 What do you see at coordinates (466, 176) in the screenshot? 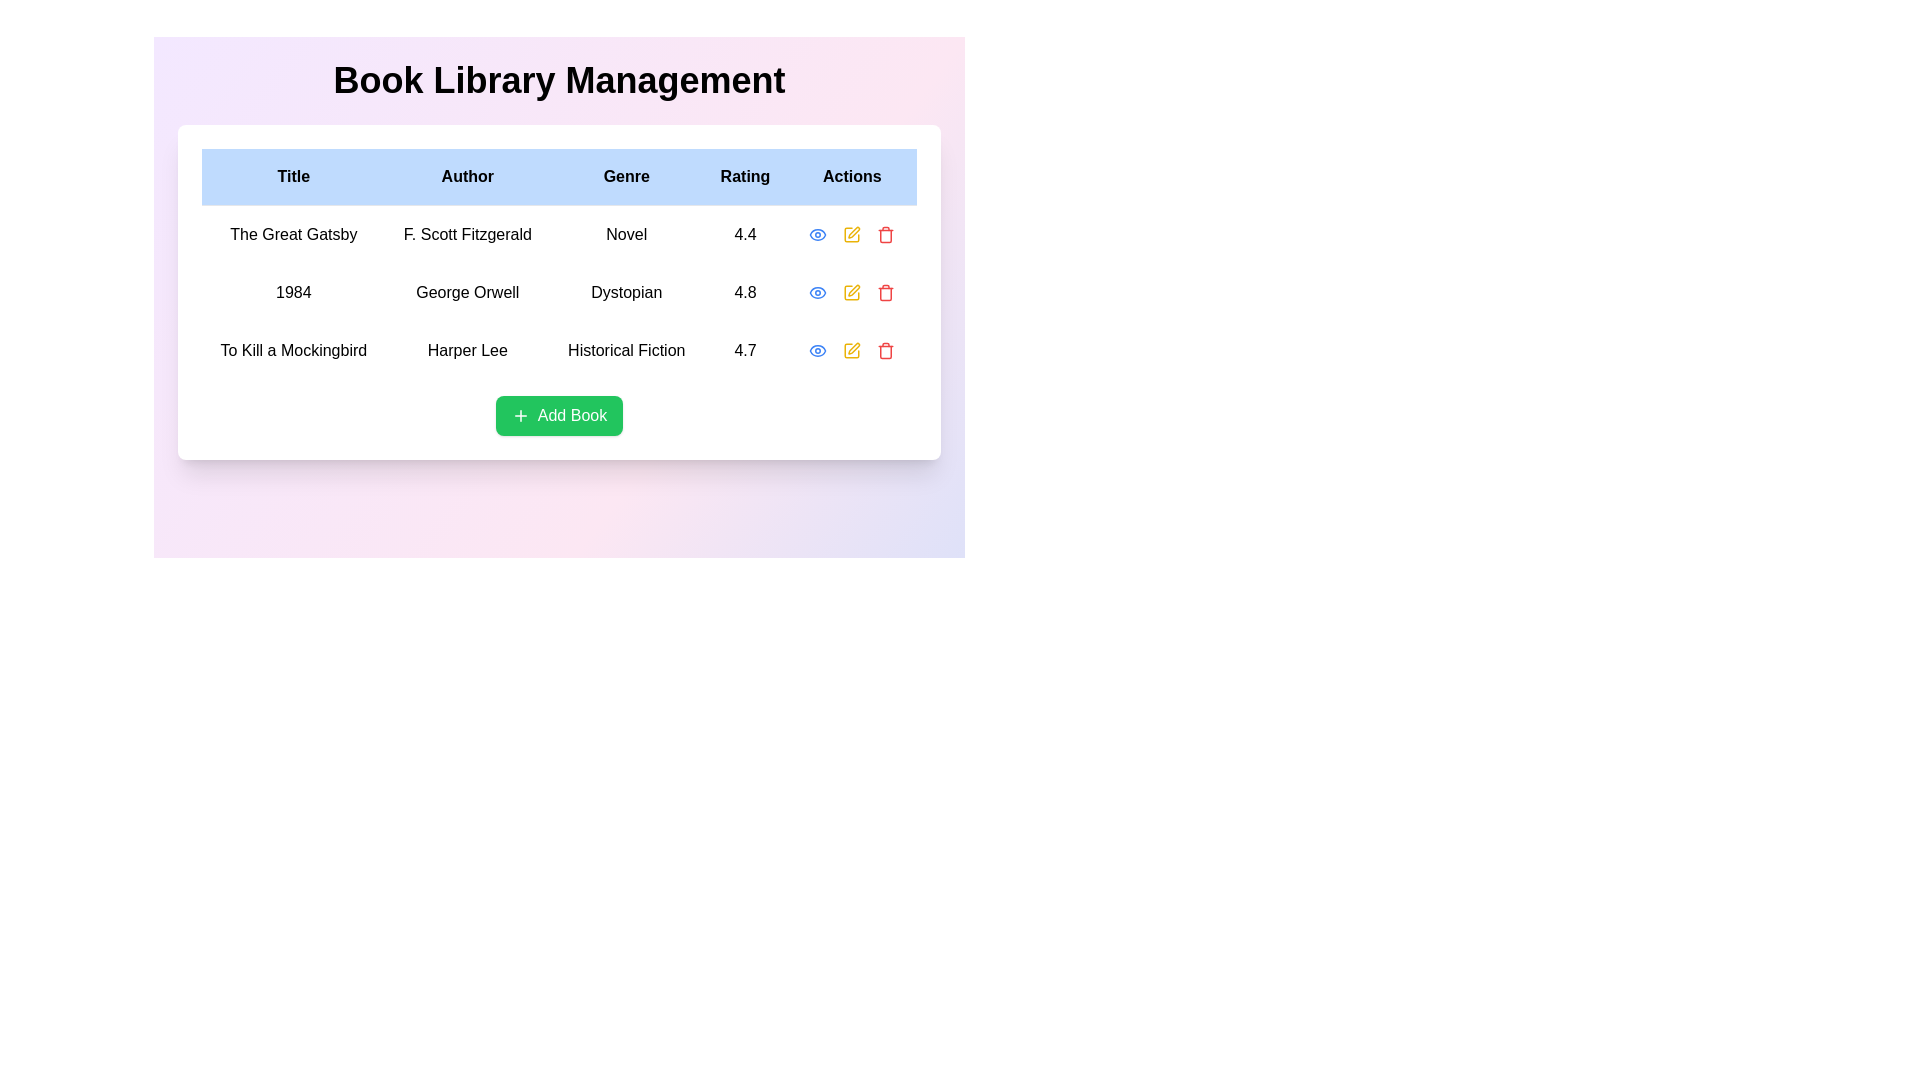
I see `the Table Header Cell representing the 'Author' attribute, located between the 'Title' and 'Genre' headers` at bounding box center [466, 176].